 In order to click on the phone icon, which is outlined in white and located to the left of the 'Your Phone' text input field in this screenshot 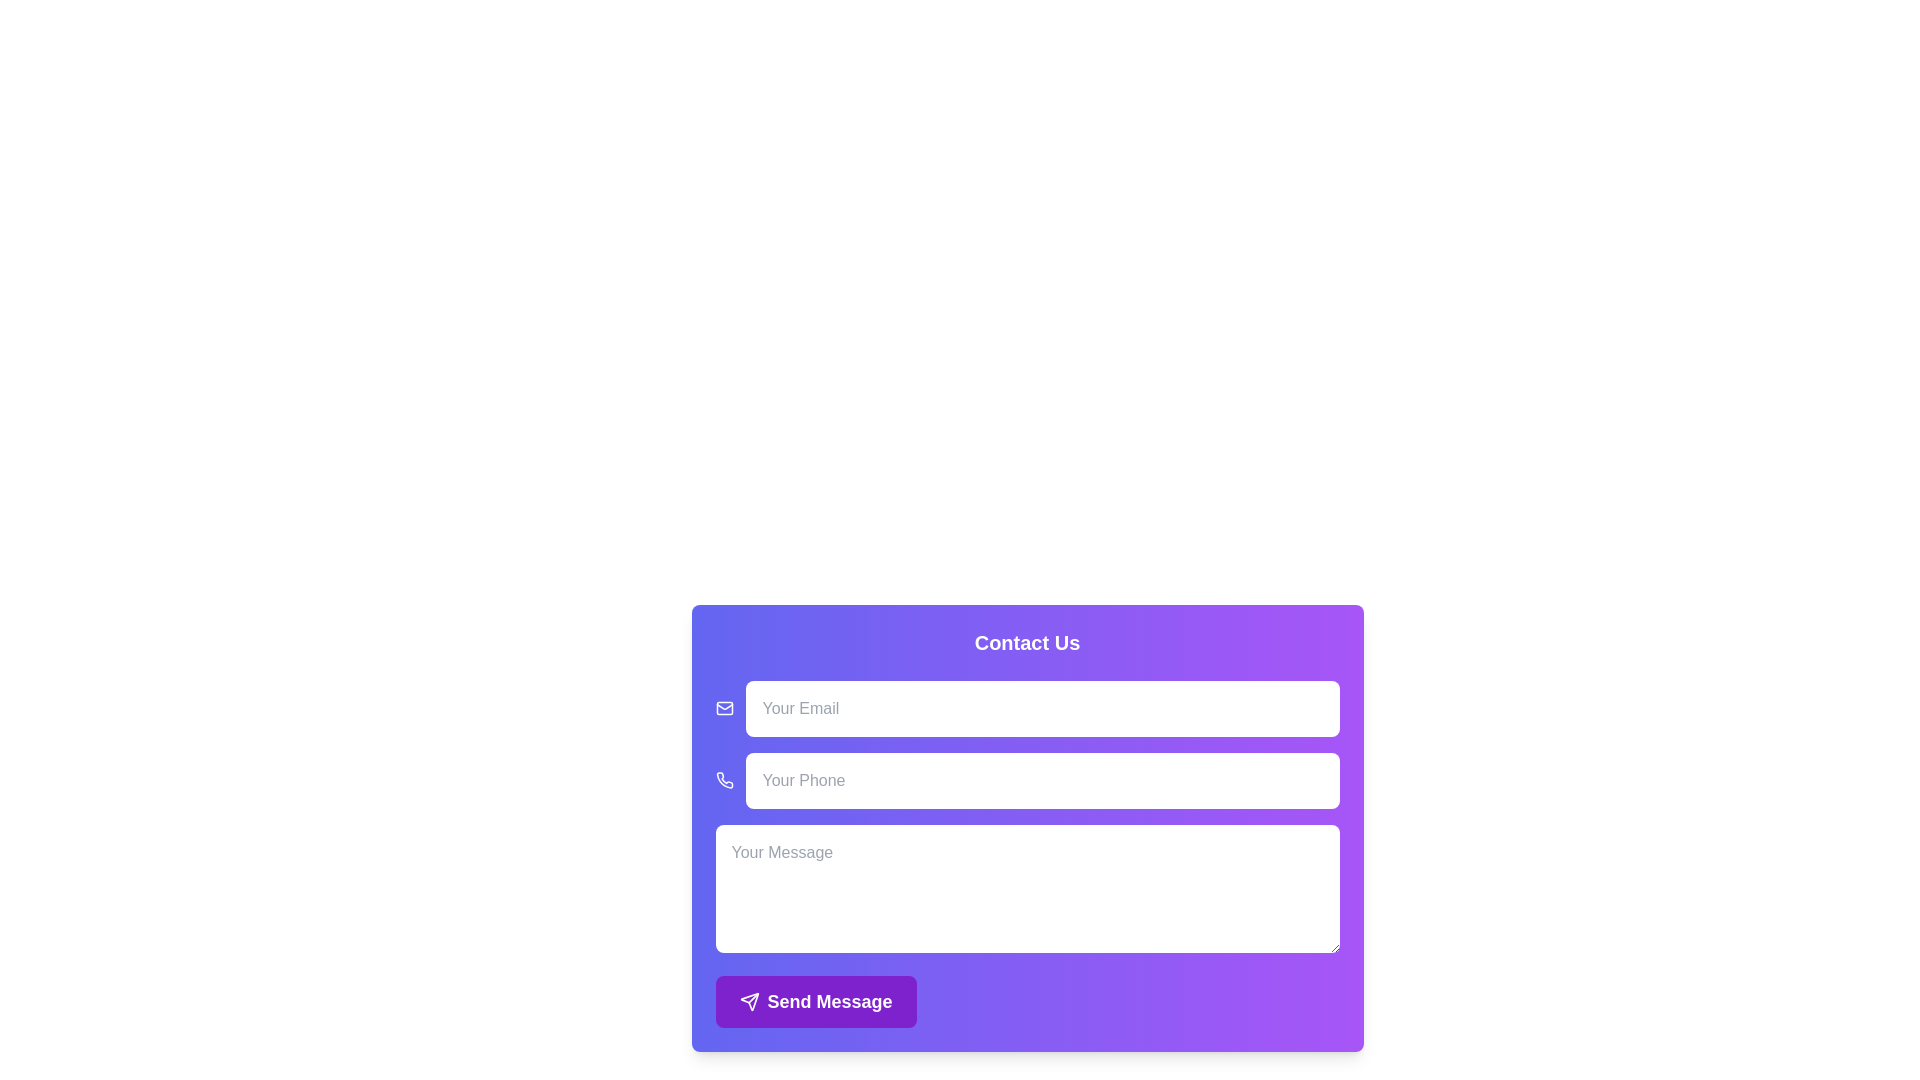, I will do `click(723, 779)`.